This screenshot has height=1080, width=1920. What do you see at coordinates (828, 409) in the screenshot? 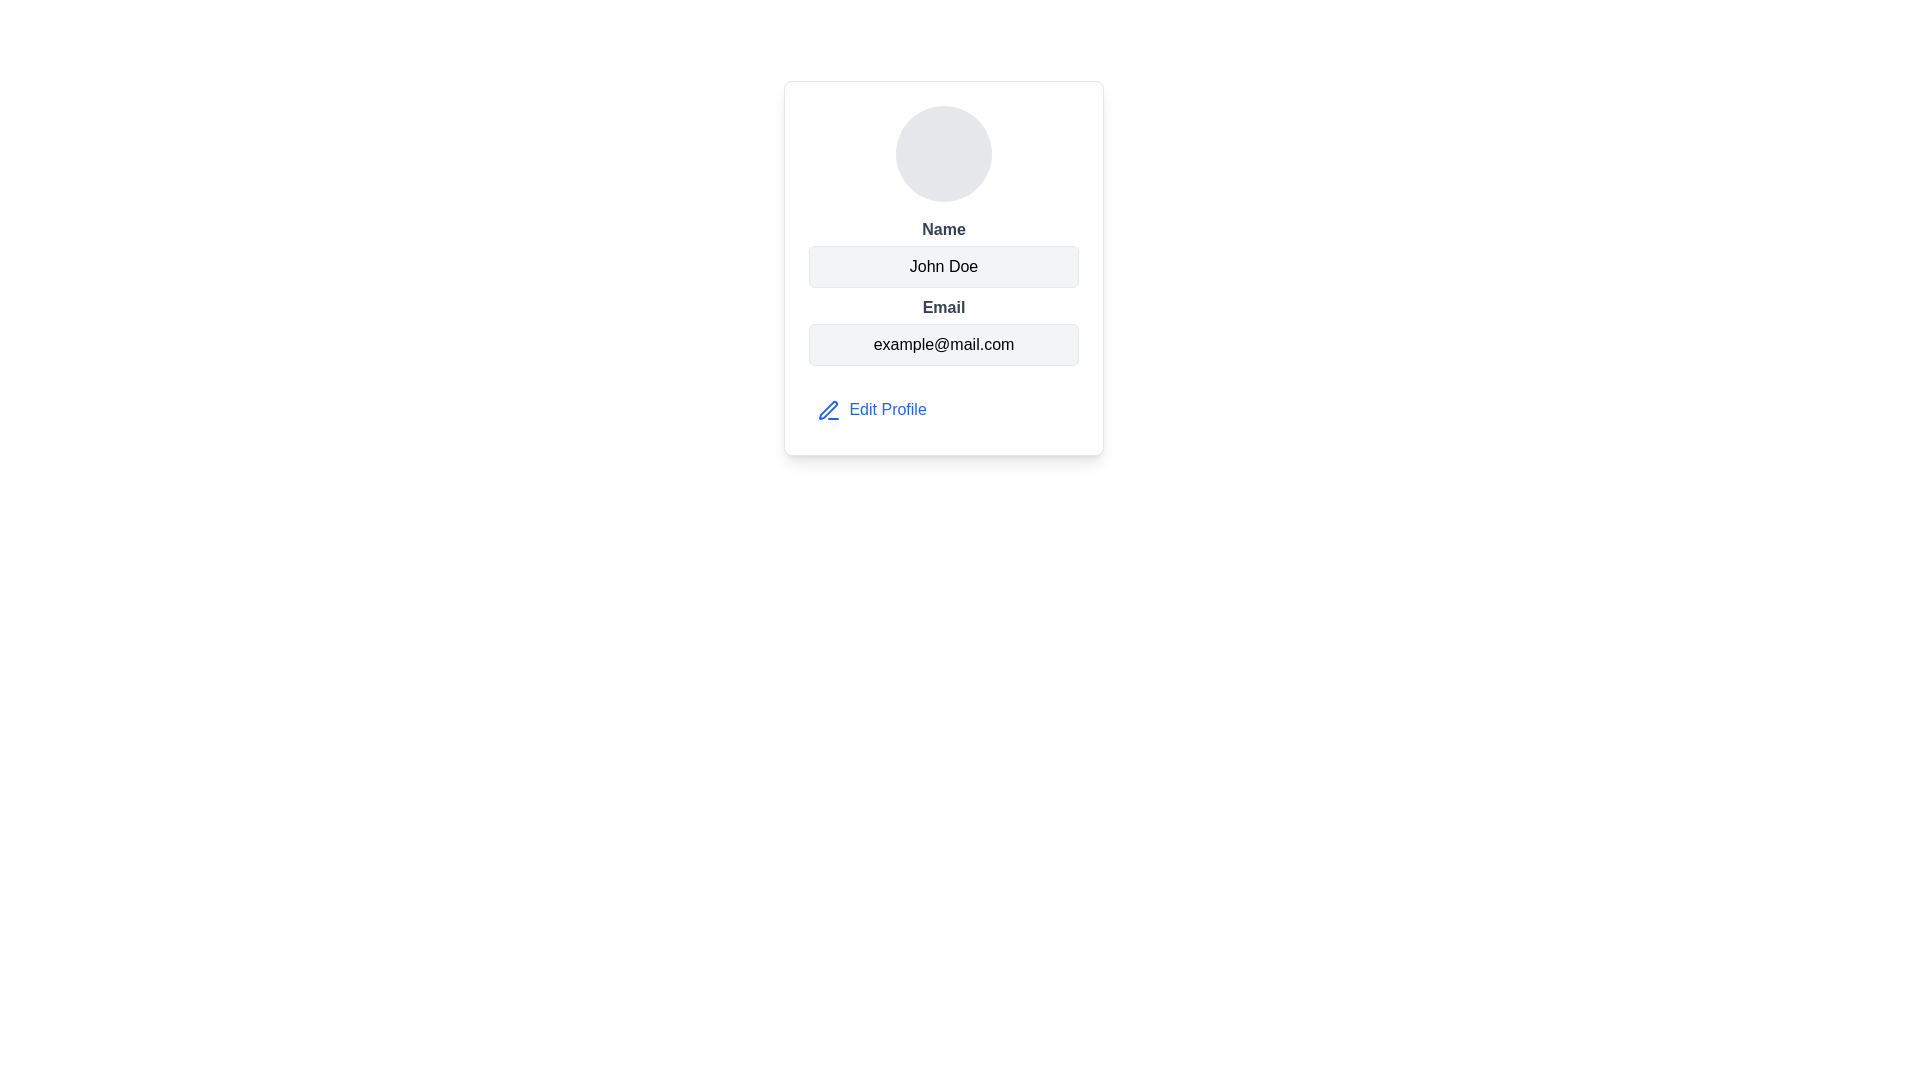
I see `the pen icon located next to the 'Edit Profile' label in the user details card` at bounding box center [828, 409].